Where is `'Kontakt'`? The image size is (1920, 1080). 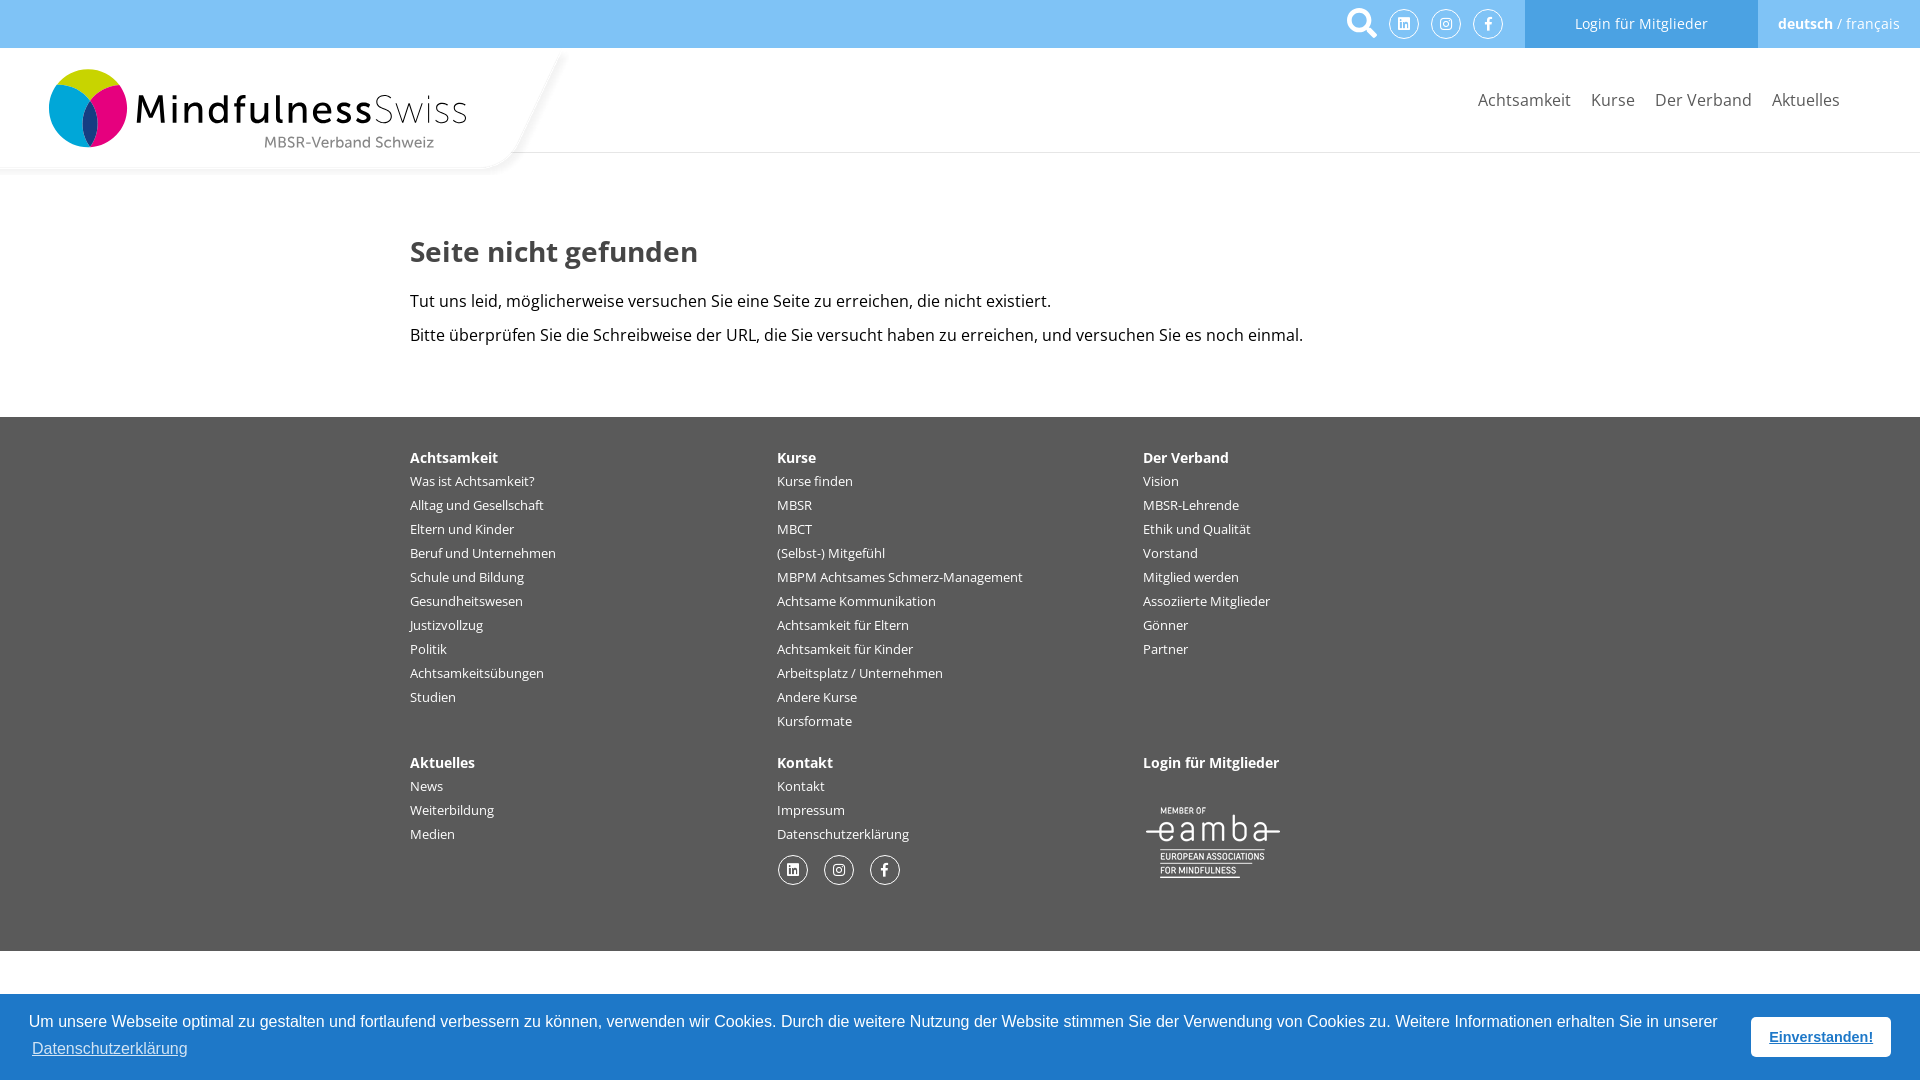
'Kontakt' is located at coordinates (805, 762).